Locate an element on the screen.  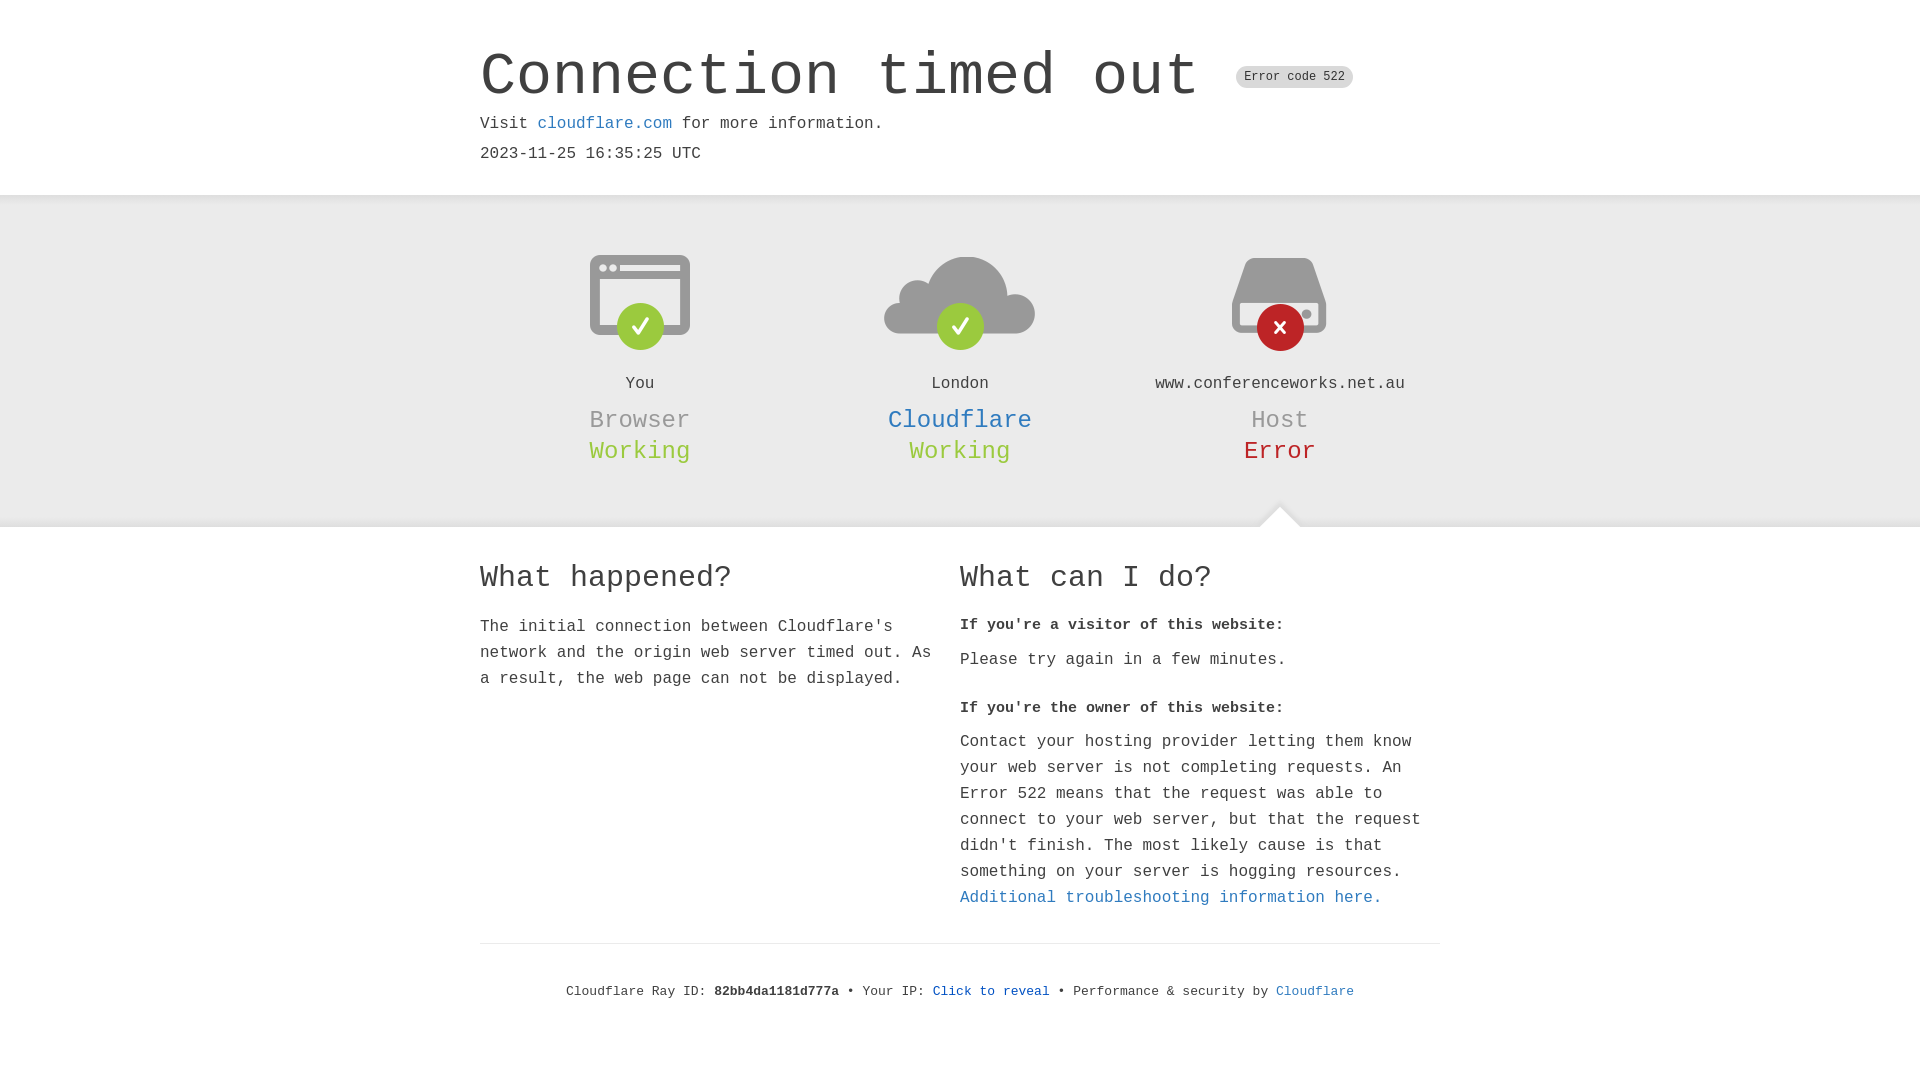
'Additional troubleshooting information here.' is located at coordinates (1171, 897).